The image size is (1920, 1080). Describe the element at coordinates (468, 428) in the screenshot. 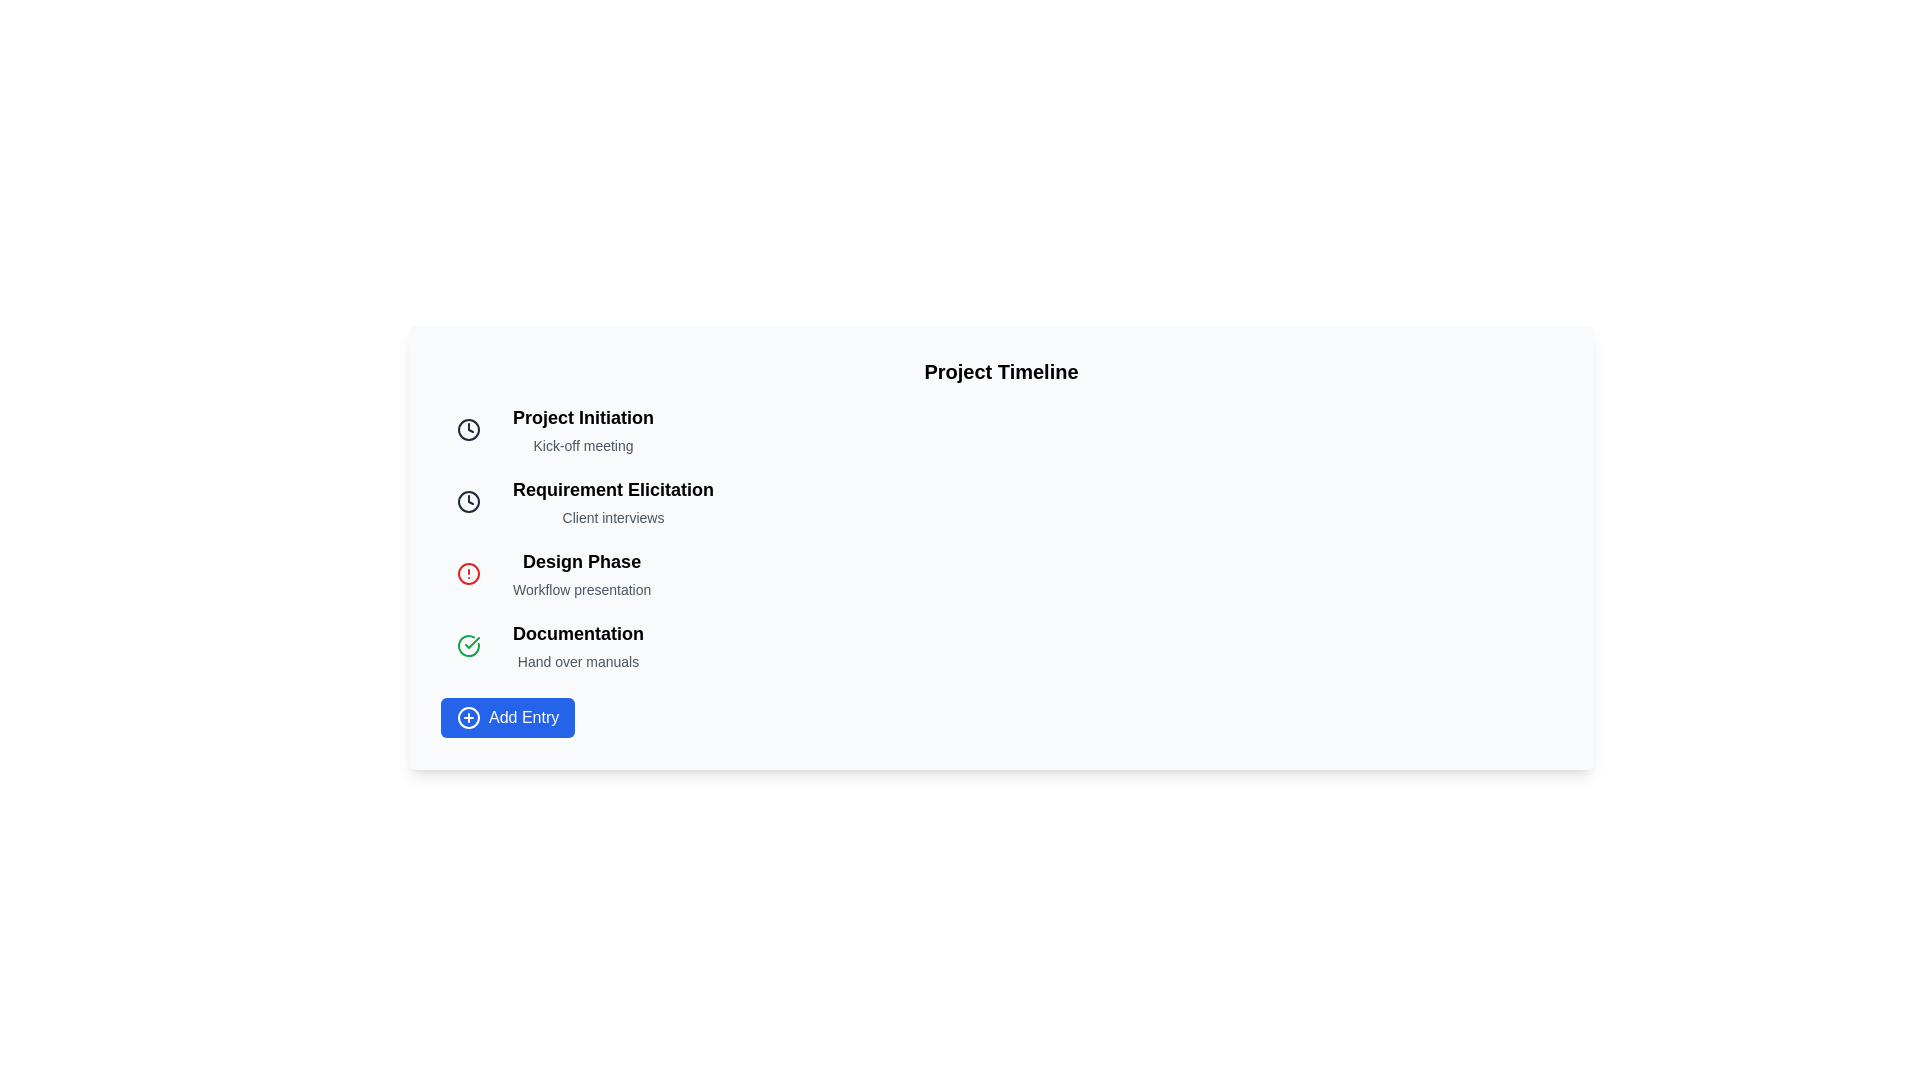

I see `the SVG Circle Element that represents the outer boundary of the clock symbol located next to 'Requirement Elicitation' in the 'Project Timeline' list` at that location.